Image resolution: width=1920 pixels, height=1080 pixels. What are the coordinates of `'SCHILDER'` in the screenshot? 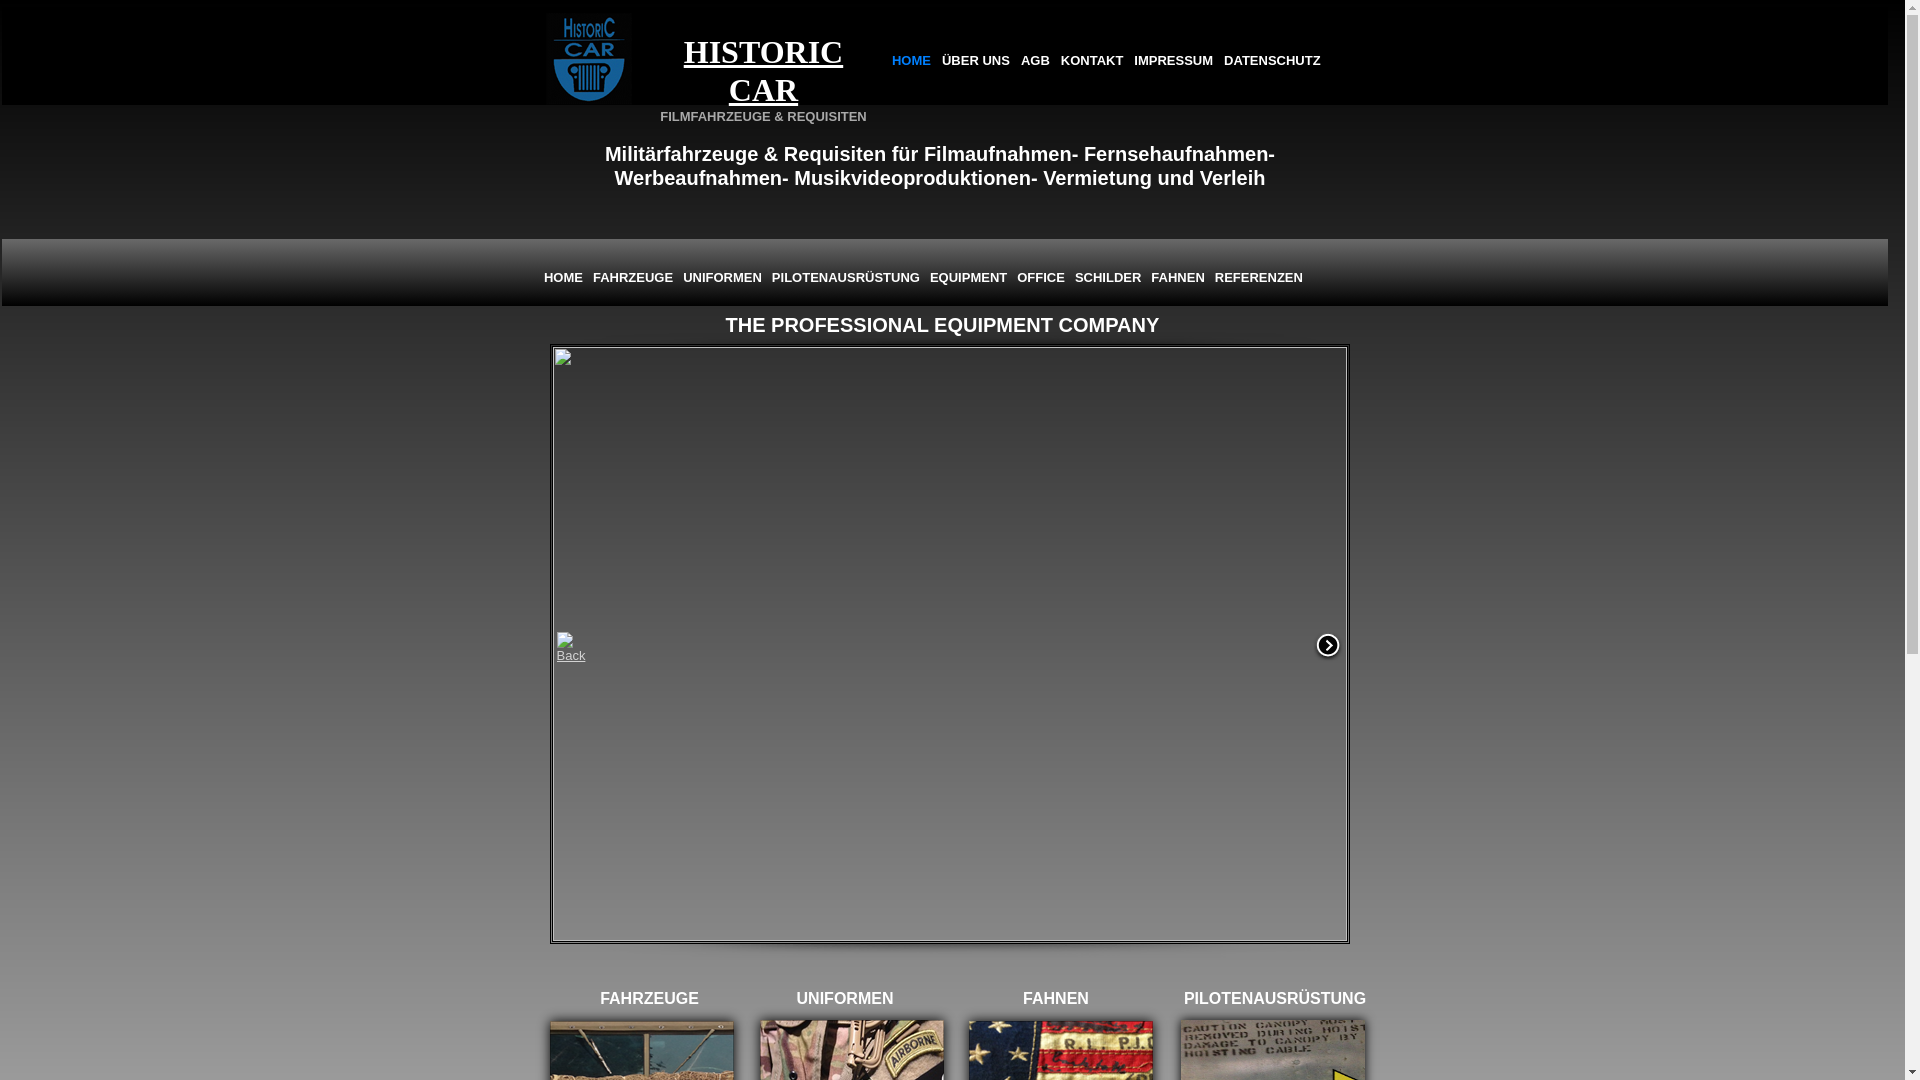 It's located at (1107, 277).